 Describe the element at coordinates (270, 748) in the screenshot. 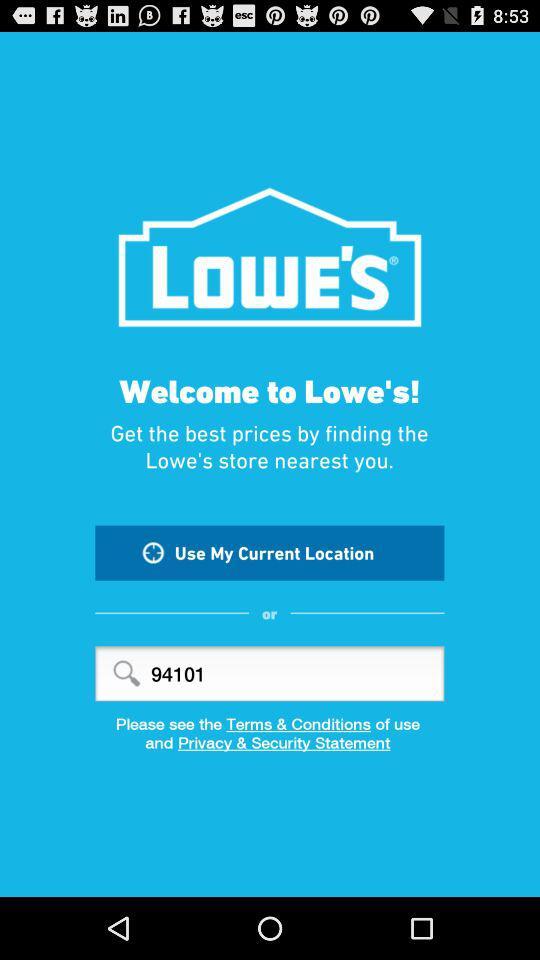

I see `and privacy security` at that location.